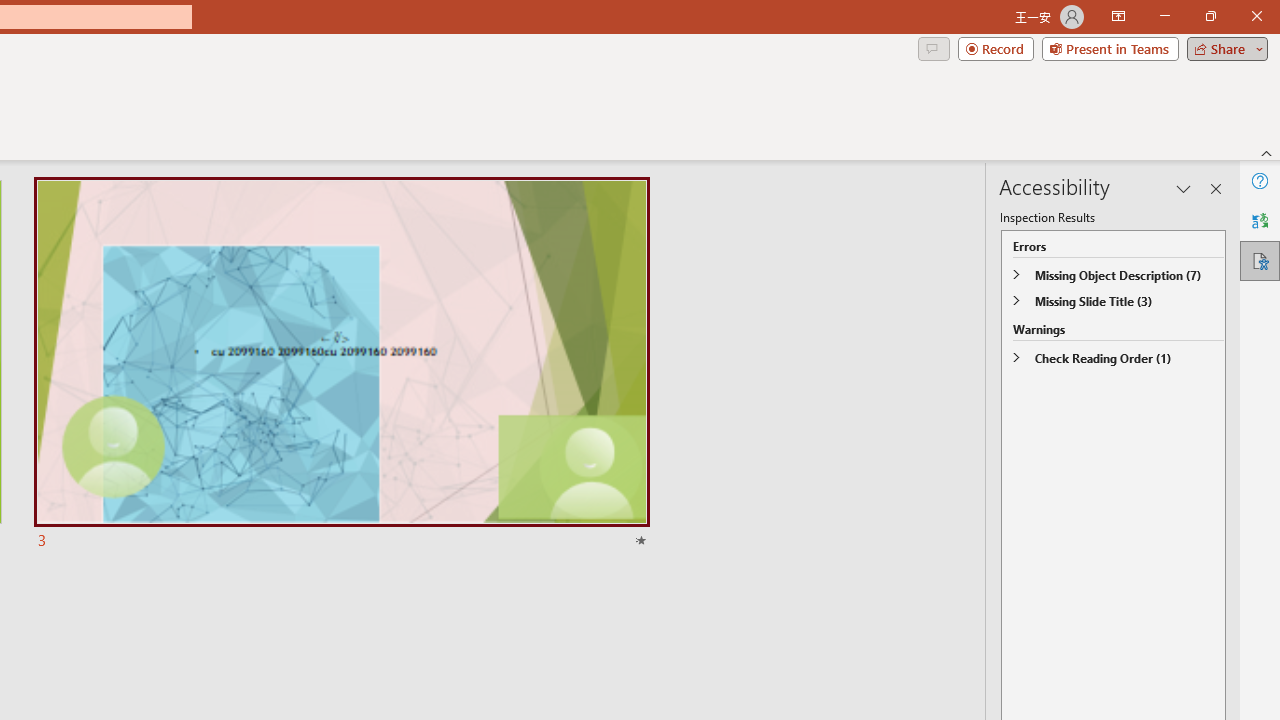  I want to click on 'Translator', so click(1259, 221).